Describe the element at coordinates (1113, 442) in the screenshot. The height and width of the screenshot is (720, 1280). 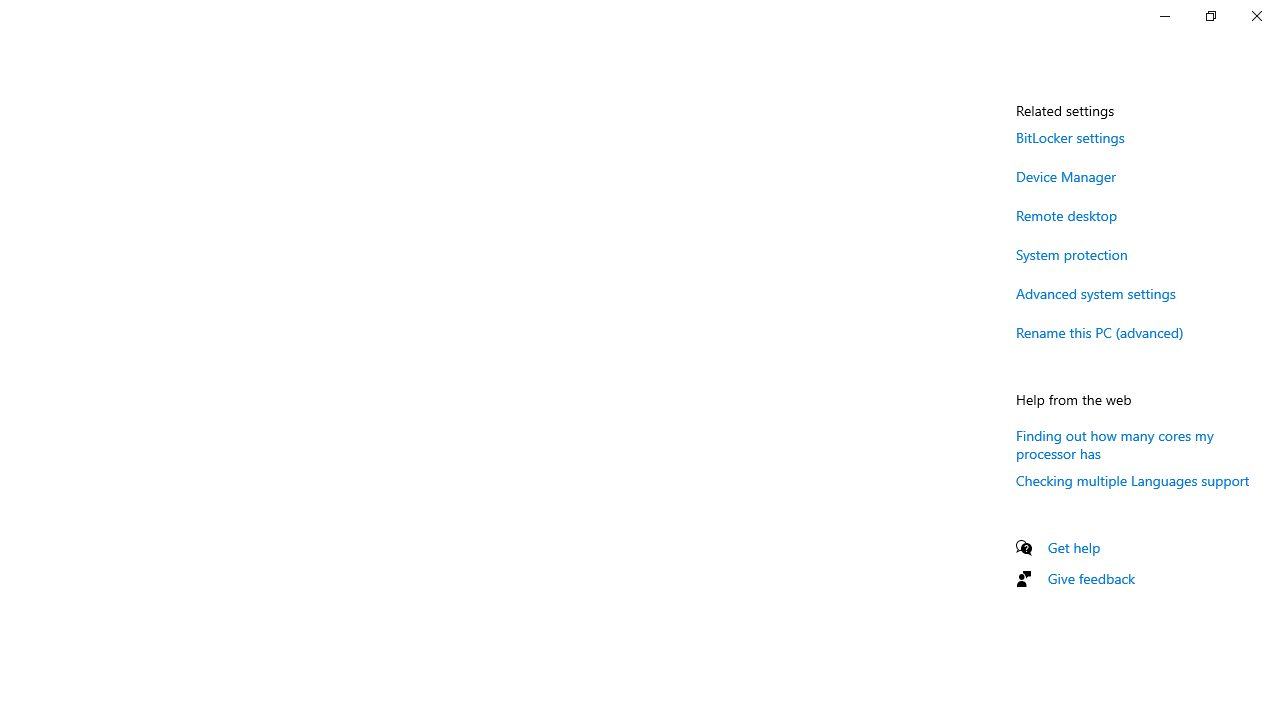
I see `'Finding out how many cores my processor has'` at that location.